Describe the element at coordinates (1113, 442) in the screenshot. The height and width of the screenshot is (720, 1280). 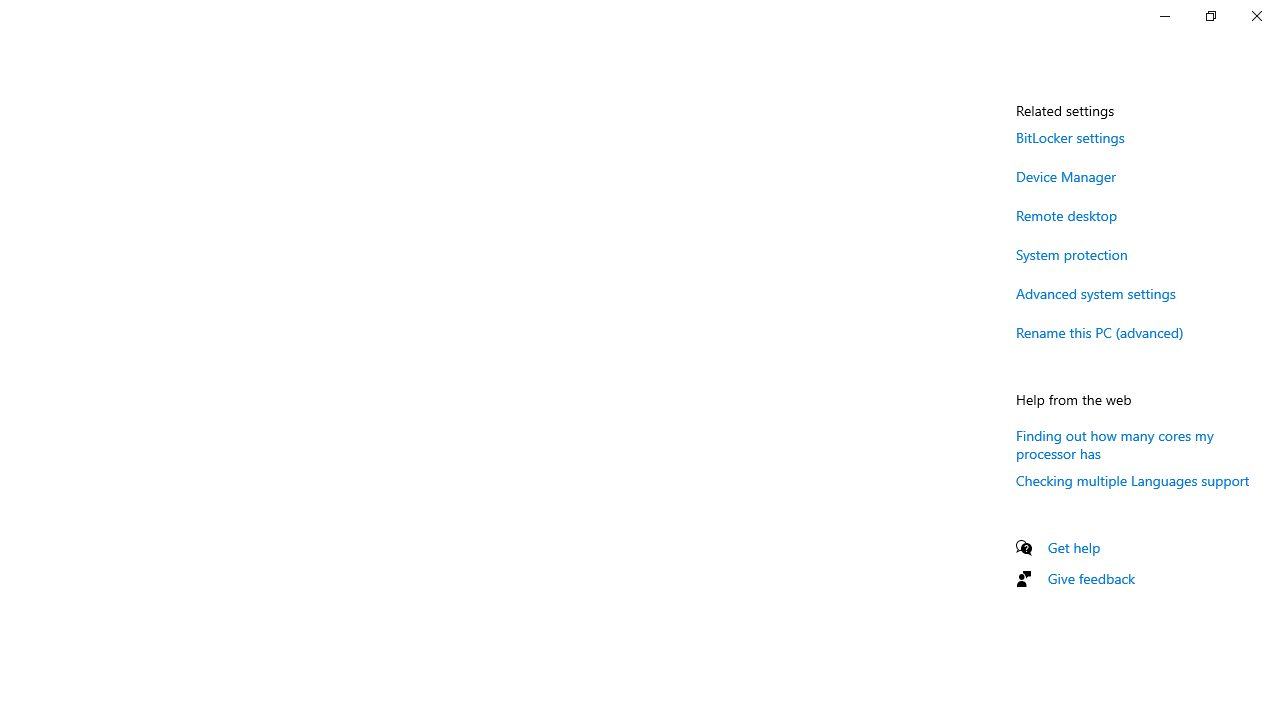
I see `'Finding out how many cores my processor has'` at that location.